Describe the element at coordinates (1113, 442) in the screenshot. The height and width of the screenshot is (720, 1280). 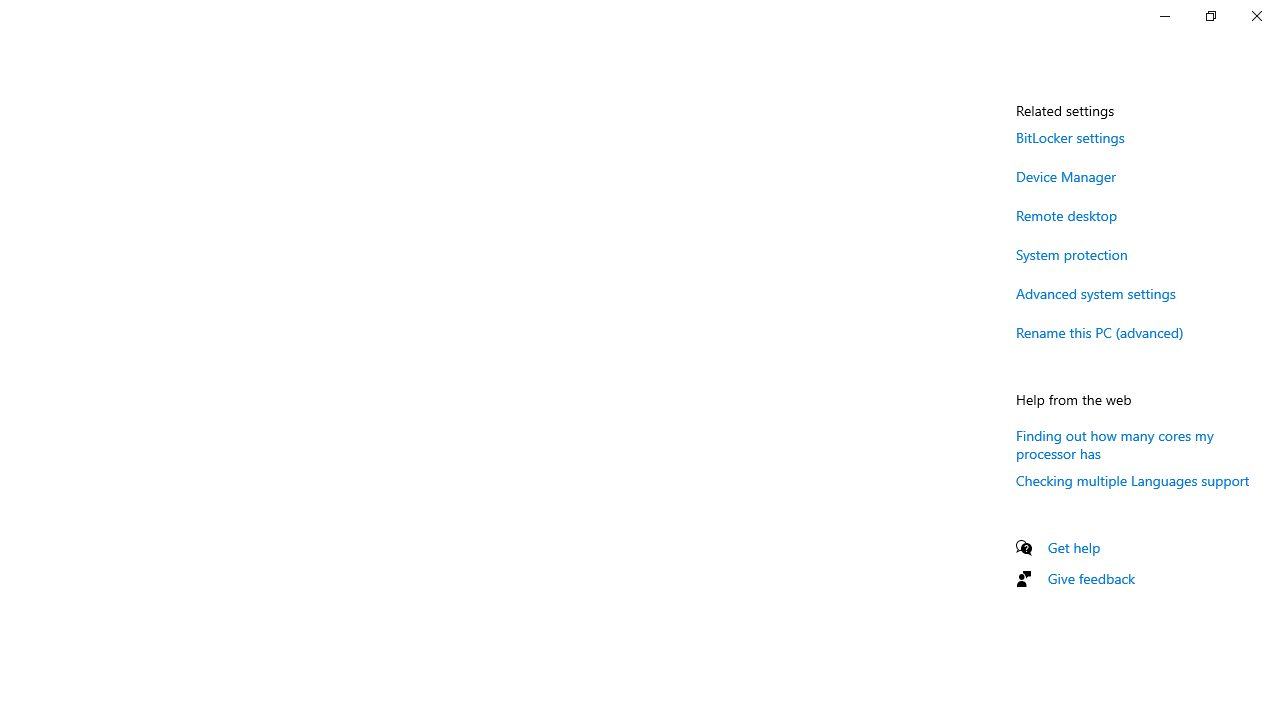
I see `'Finding out how many cores my processor has'` at that location.